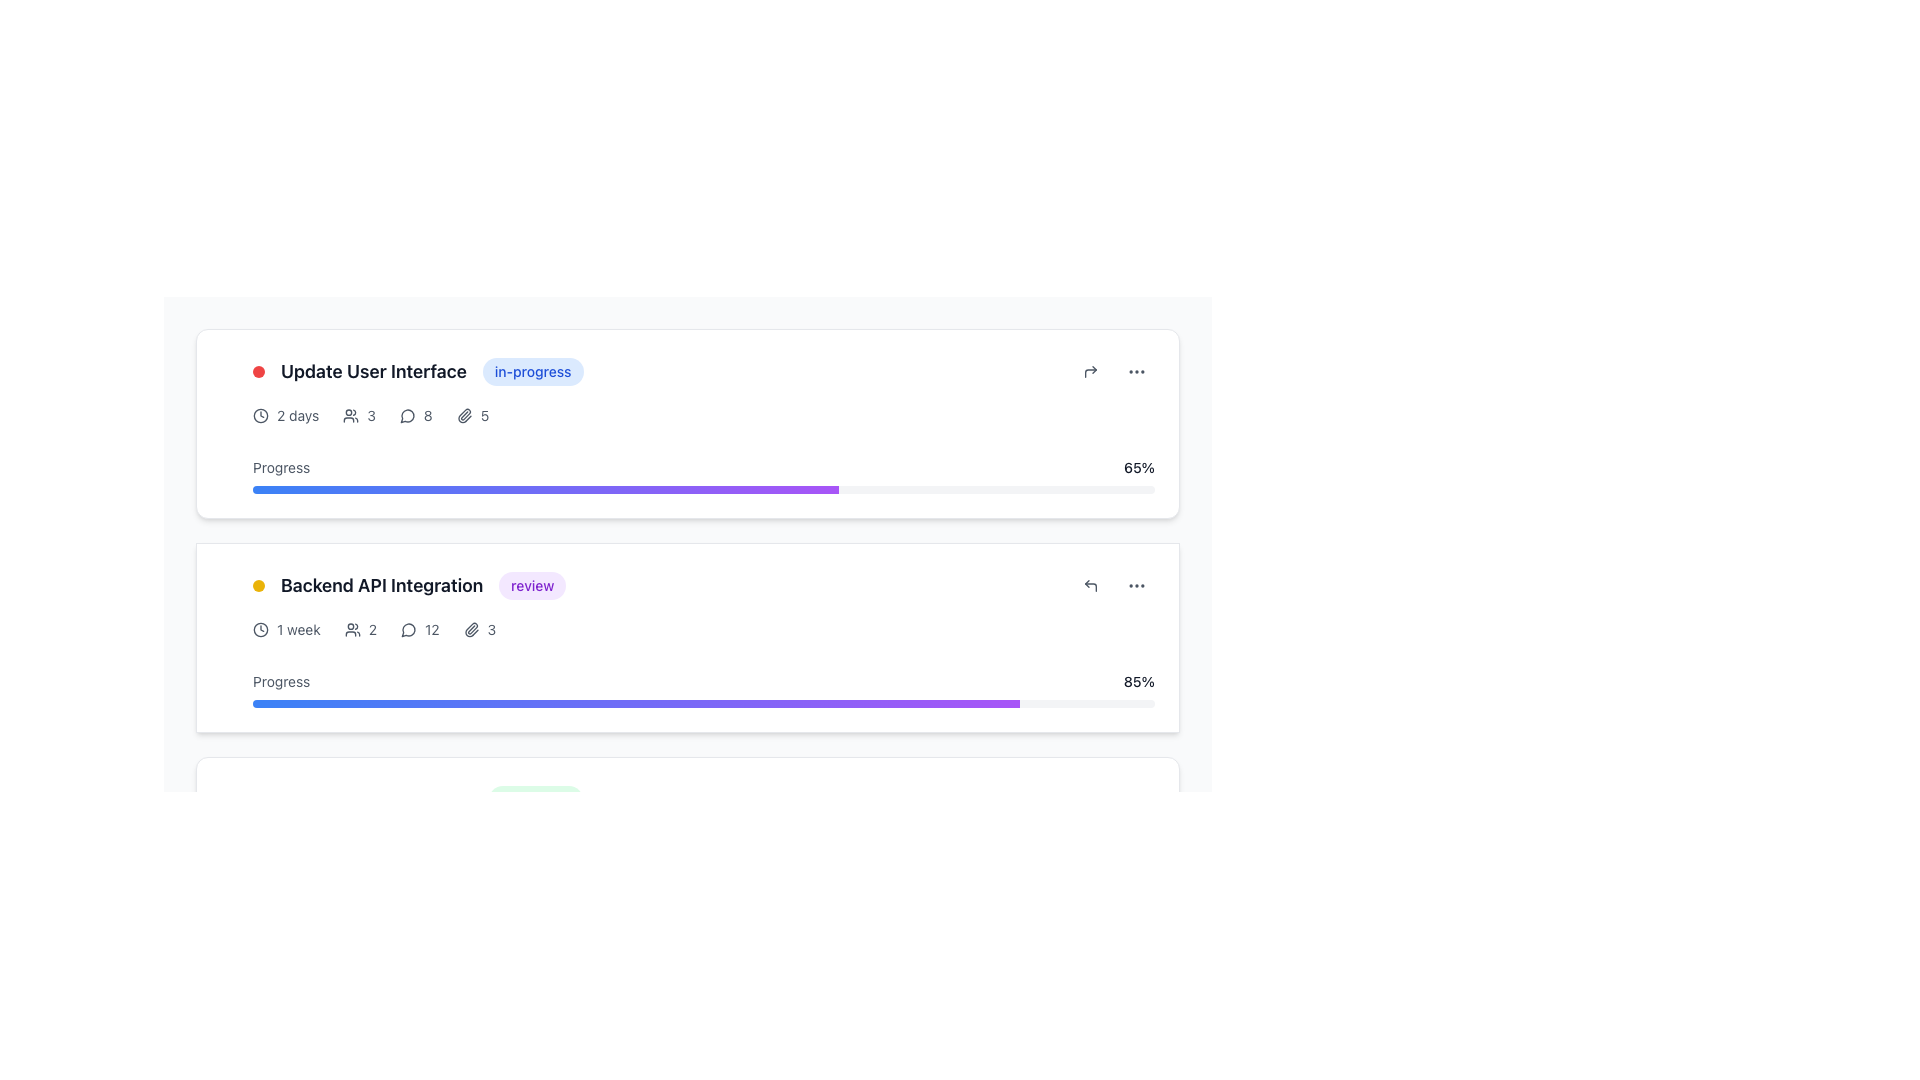 The image size is (1920, 1080). I want to click on the circular graphic element representing the outer boundary of the clock design located in the bottom-left section of the interface, so click(259, 844).